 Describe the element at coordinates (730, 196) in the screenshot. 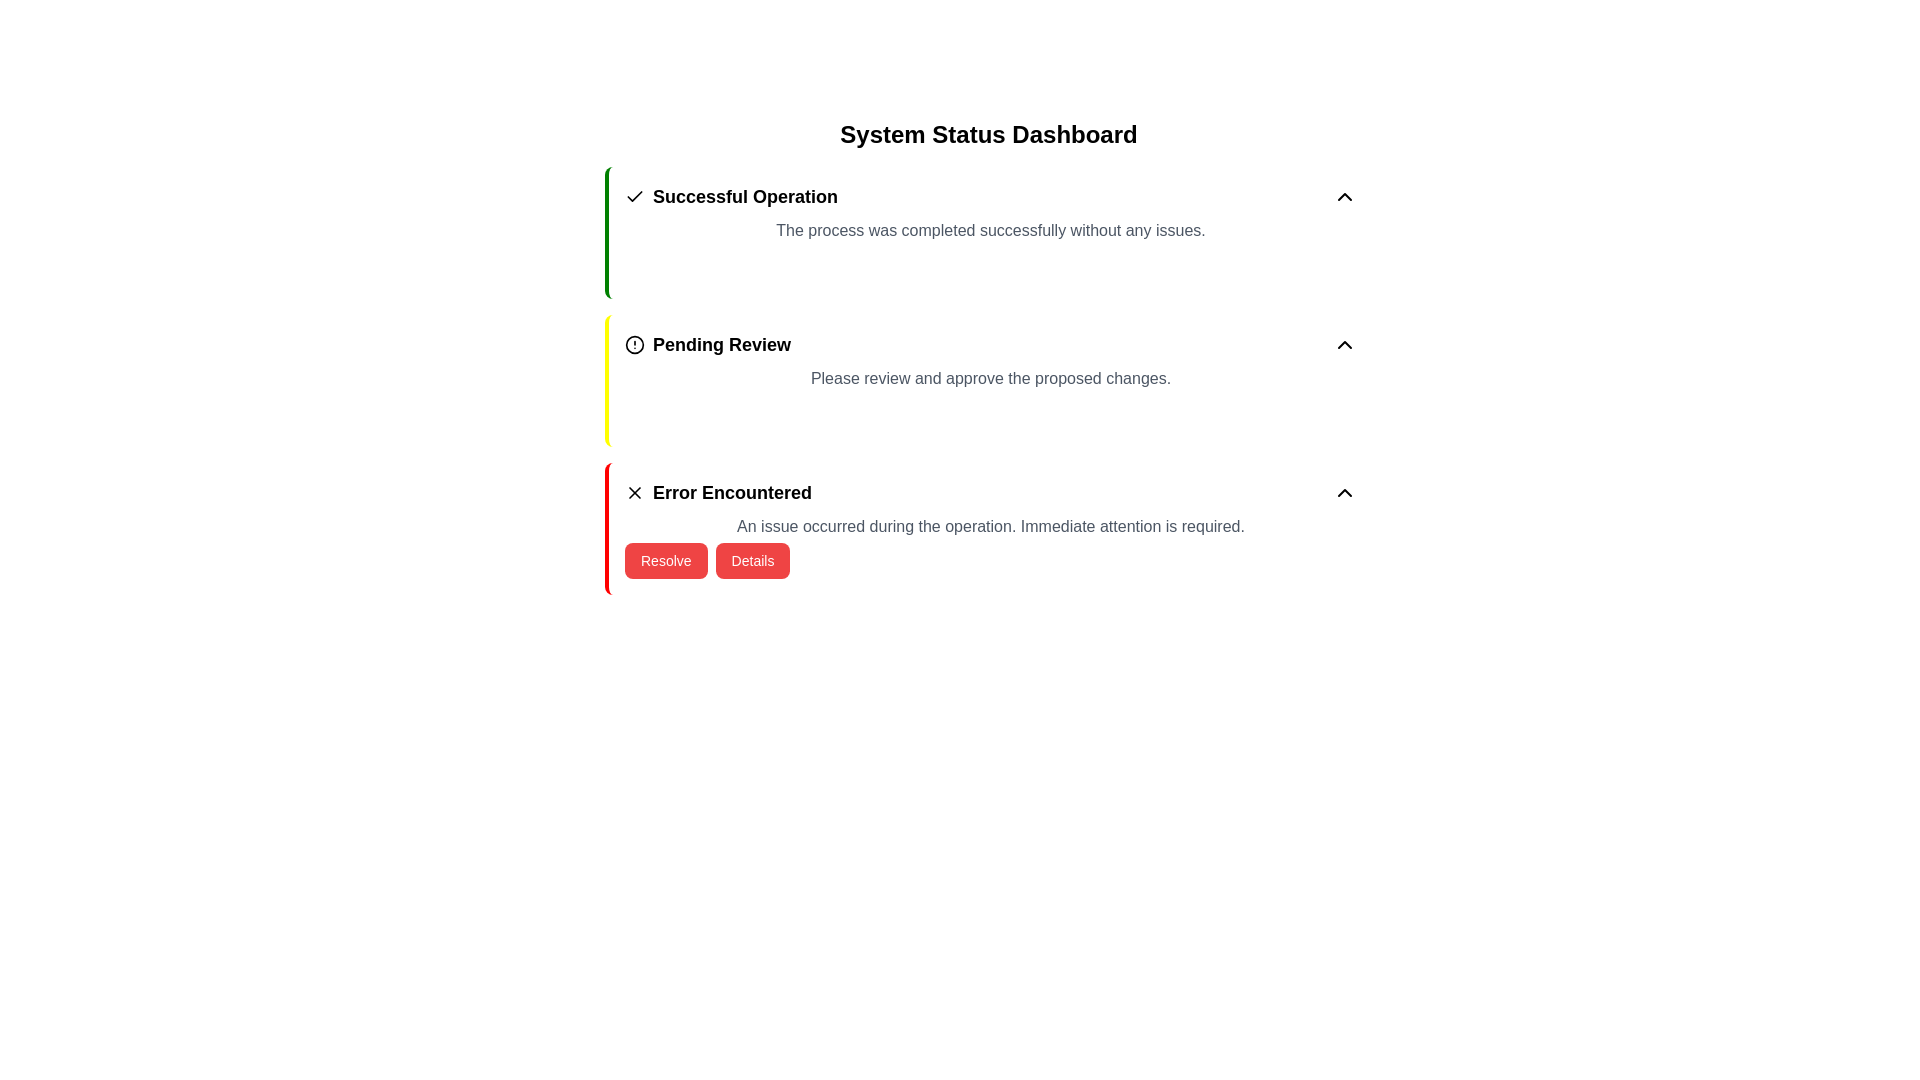

I see `the Text Label with Icon that displays a check icon and the text 'Successful Operation', indicating a positive status in the upper section of the status items list` at that location.